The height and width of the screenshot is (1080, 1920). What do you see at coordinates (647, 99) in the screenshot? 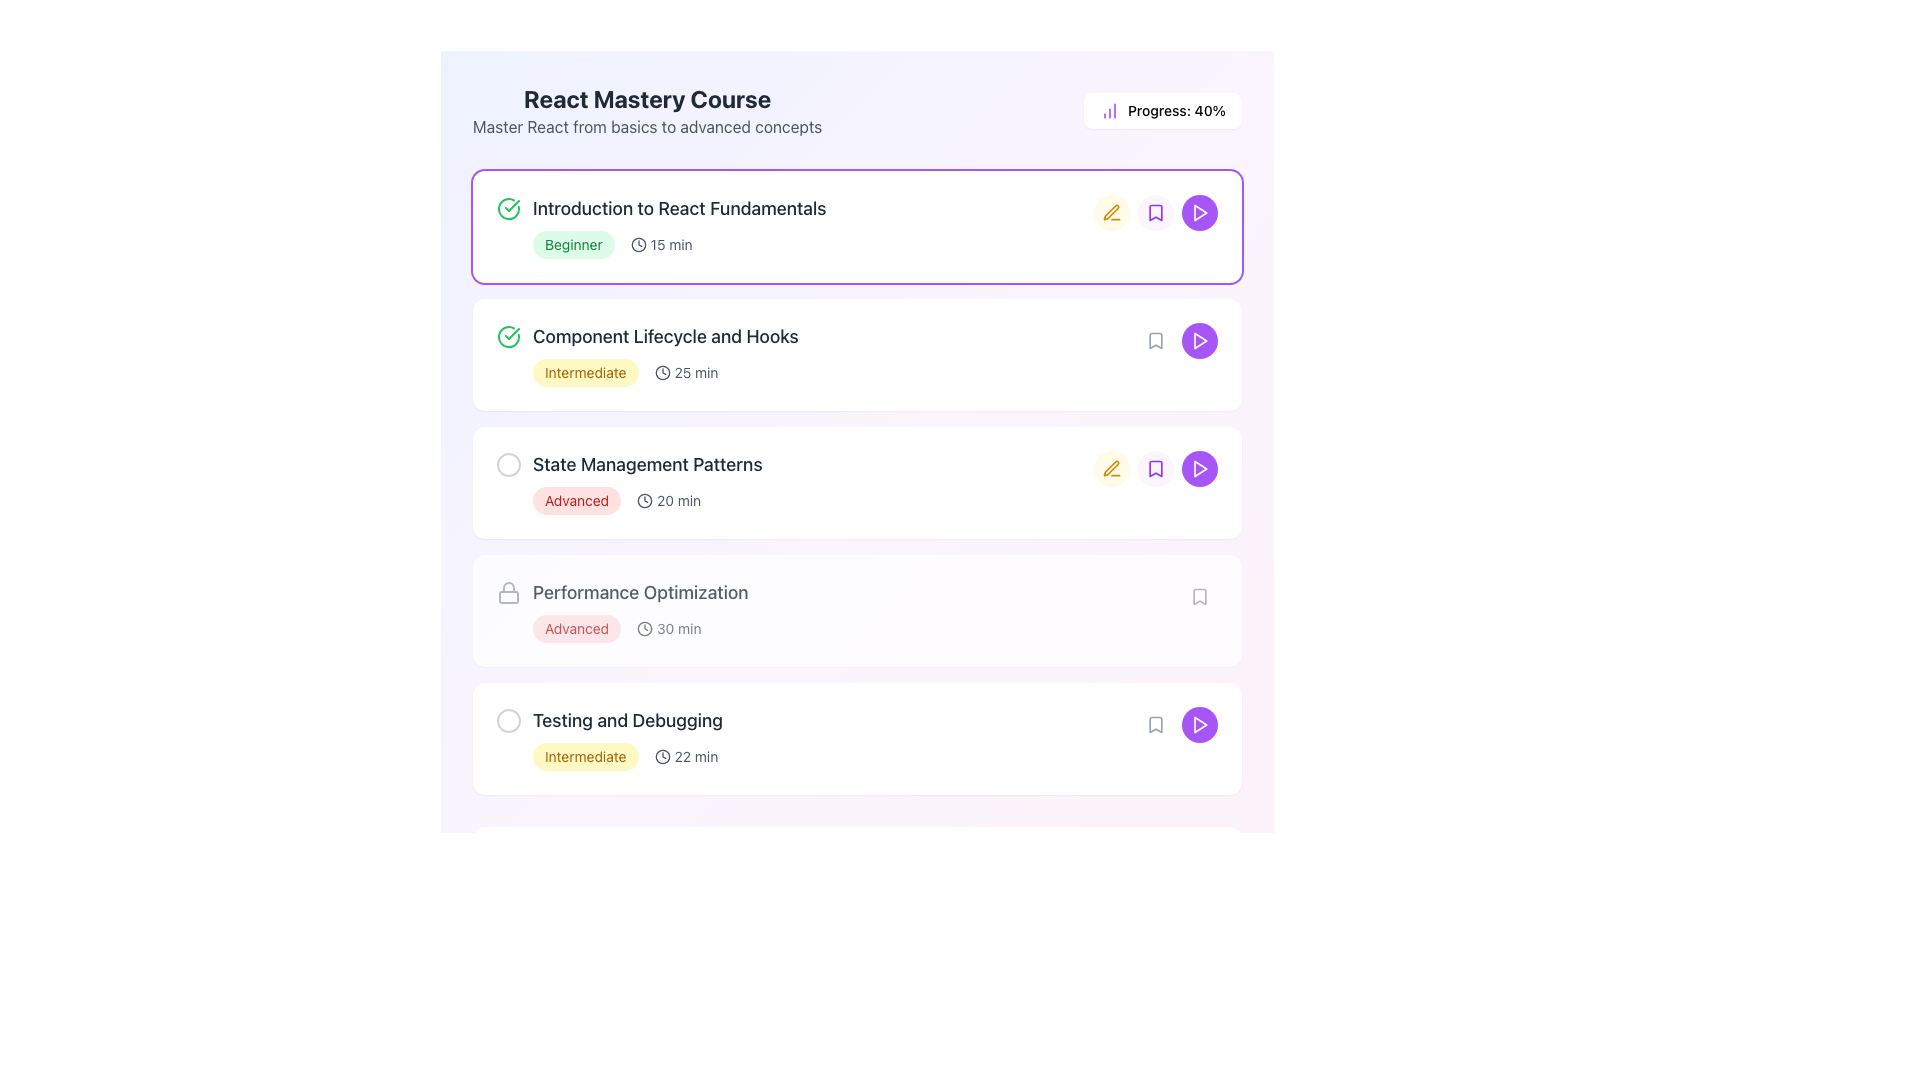
I see `the static heading element that serves as the title for the page, located above the subtitle 'Master React from basics to advanced concepts.'` at bounding box center [647, 99].